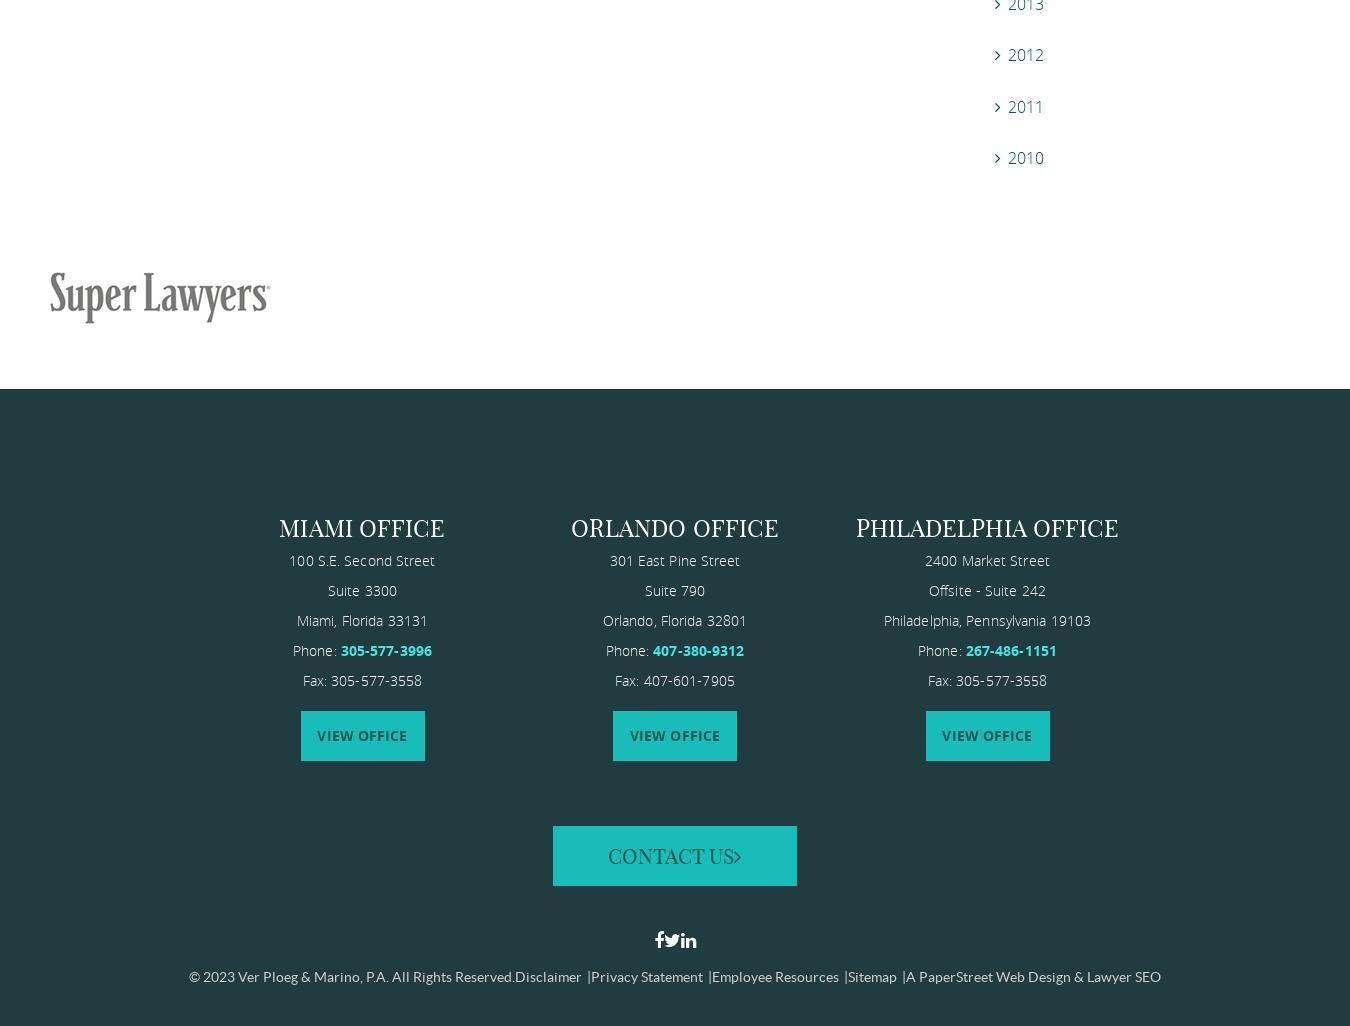  What do you see at coordinates (987, 975) in the screenshot?
I see `'A PaperStreet Web Design'` at bounding box center [987, 975].